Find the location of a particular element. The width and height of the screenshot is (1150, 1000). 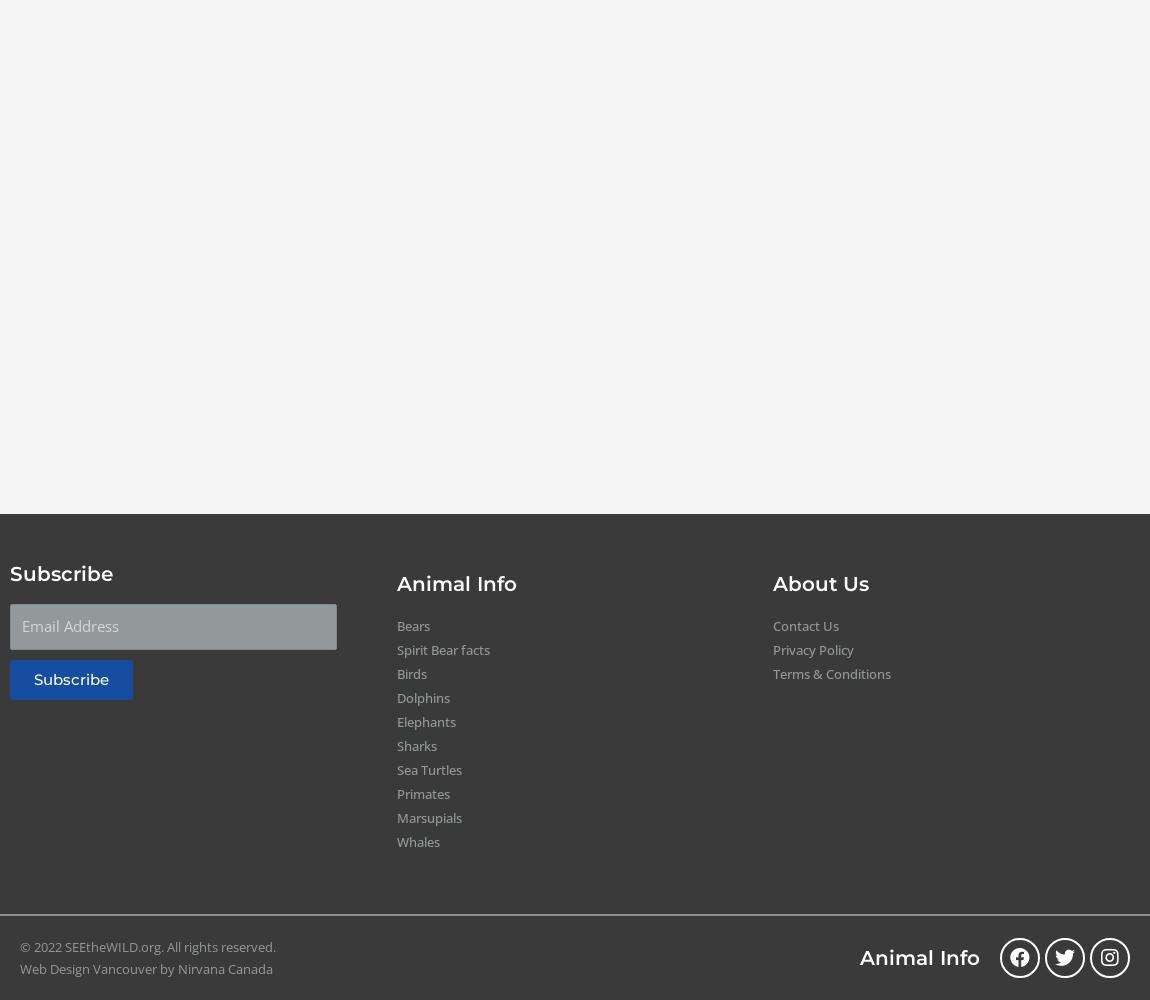

'© 2022 SEEtheWILD.org. All rights reserved.' is located at coordinates (147, 946).